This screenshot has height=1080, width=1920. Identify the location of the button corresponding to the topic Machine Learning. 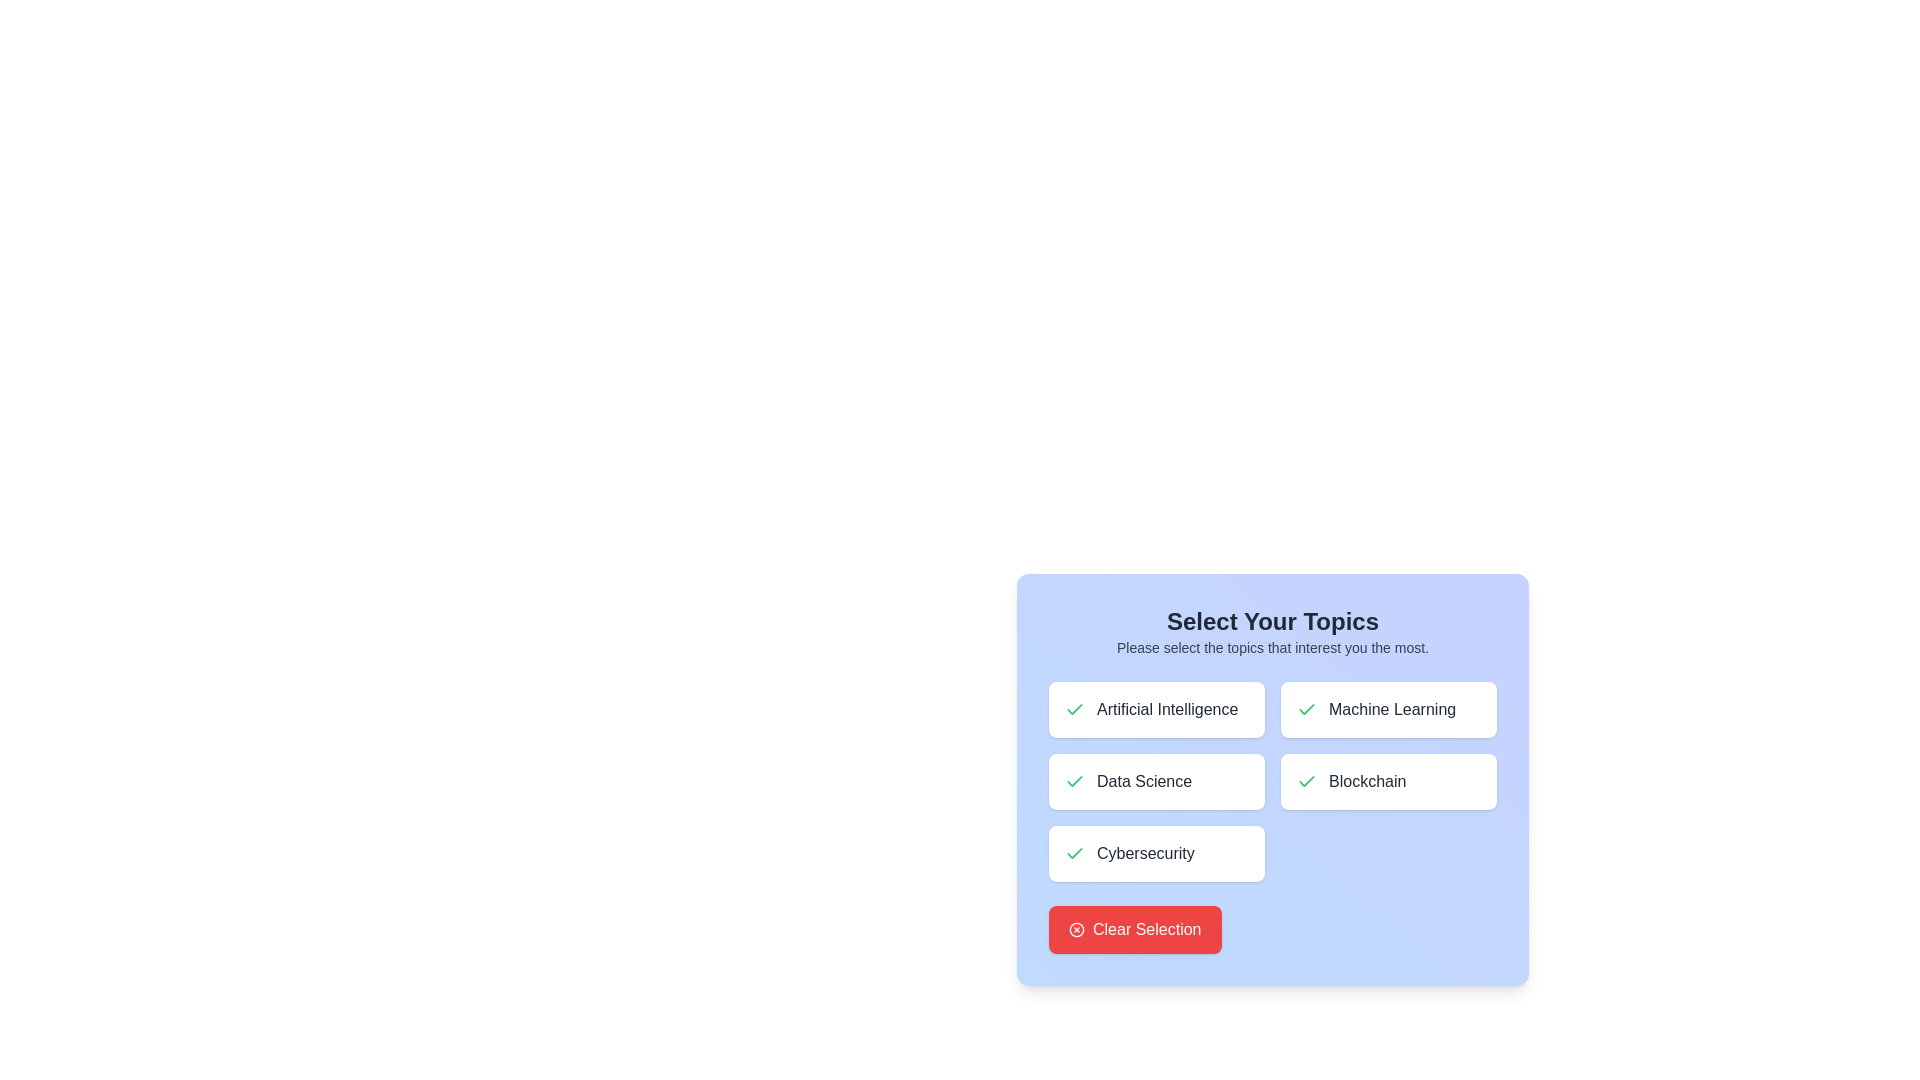
(1387, 708).